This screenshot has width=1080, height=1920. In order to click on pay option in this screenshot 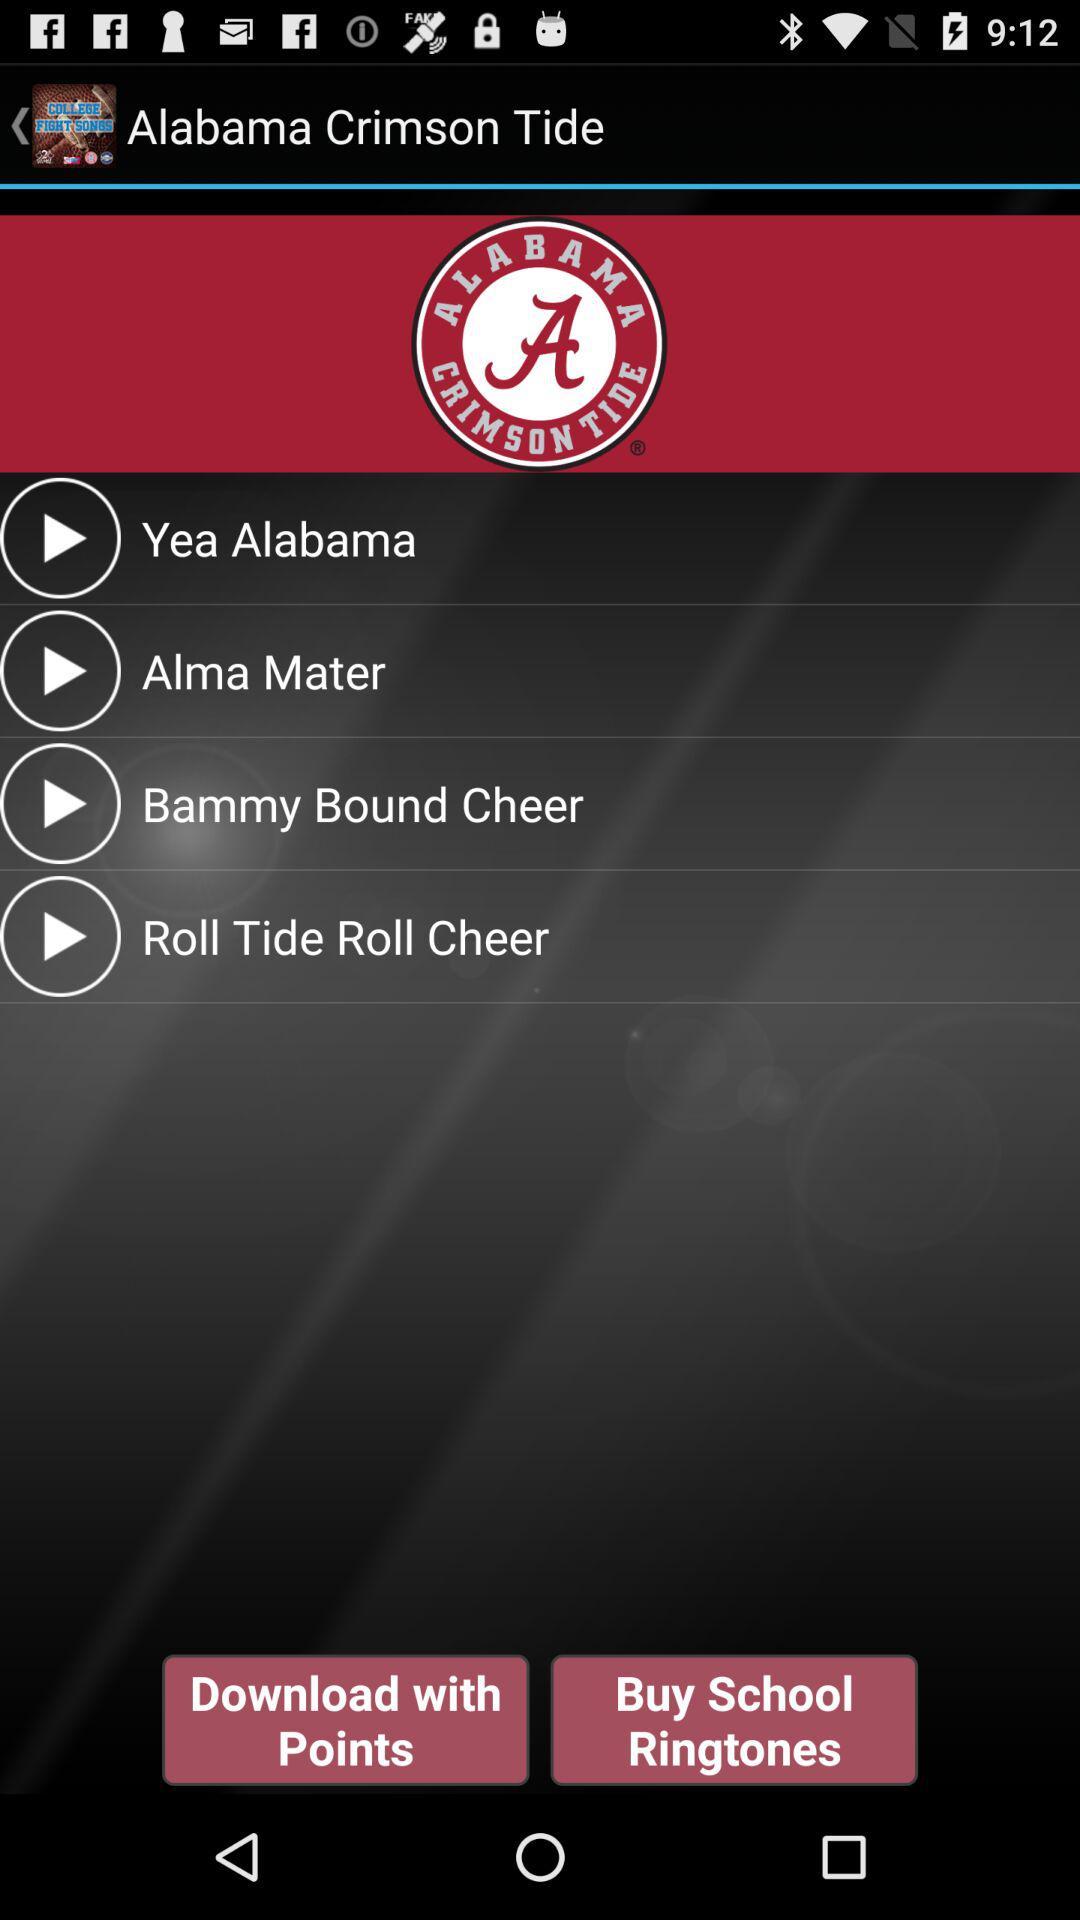, I will do `click(59, 803)`.